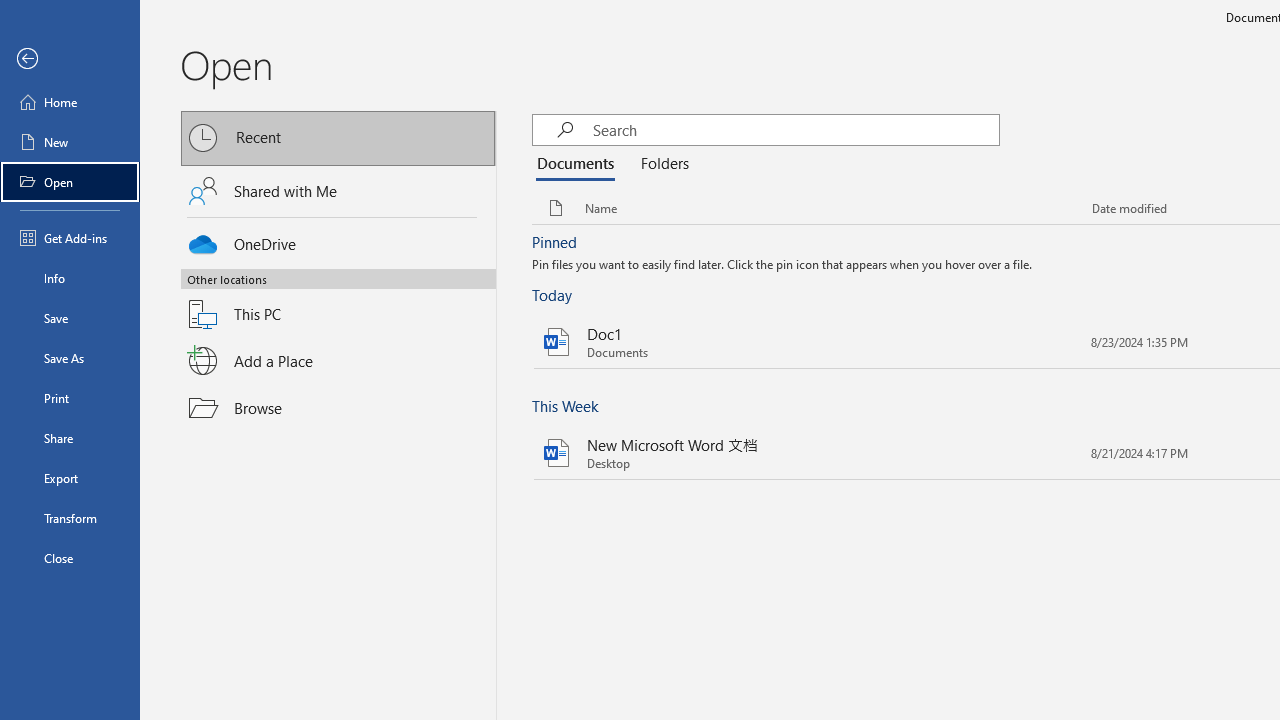 This screenshot has height=720, width=1280. I want to click on 'Recent', so click(338, 137).